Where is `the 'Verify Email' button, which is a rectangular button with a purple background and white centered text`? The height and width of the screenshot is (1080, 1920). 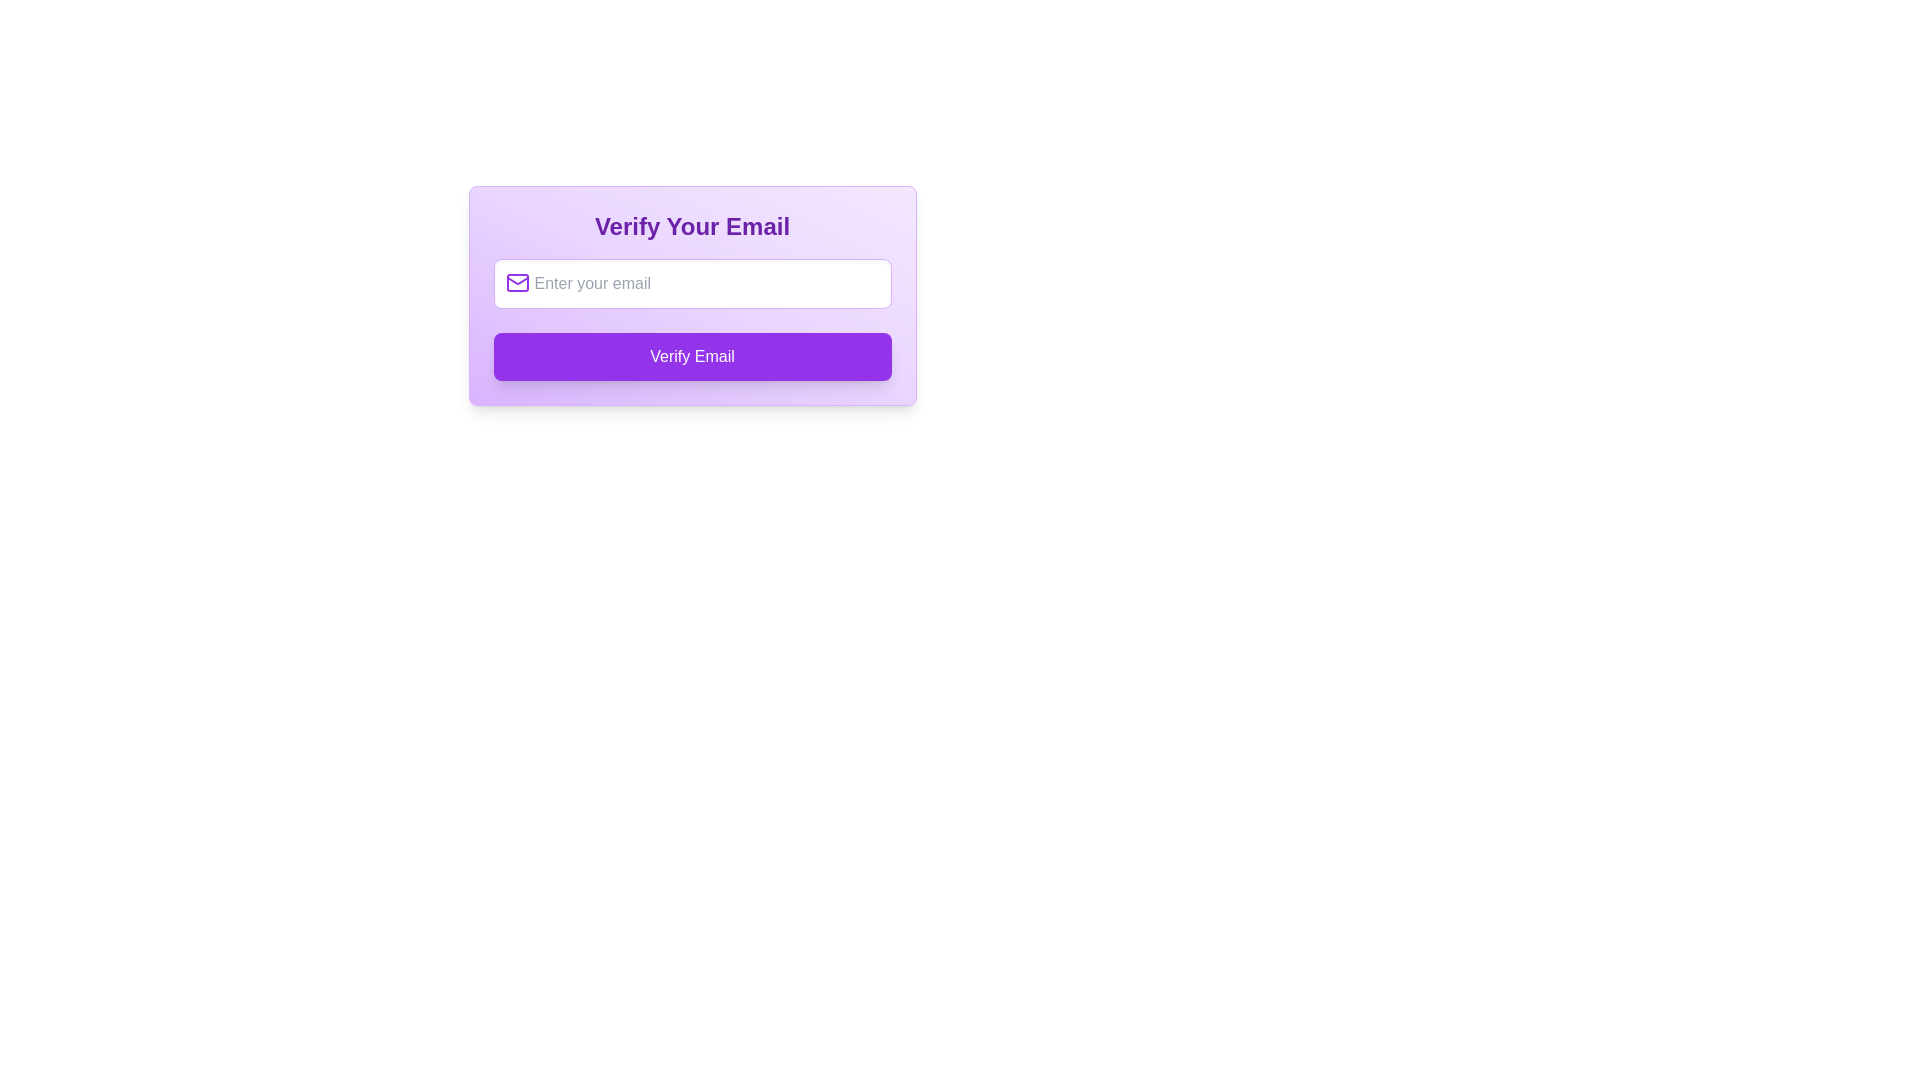
the 'Verify Email' button, which is a rectangular button with a purple background and white centered text is located at coordinates (692, 356).